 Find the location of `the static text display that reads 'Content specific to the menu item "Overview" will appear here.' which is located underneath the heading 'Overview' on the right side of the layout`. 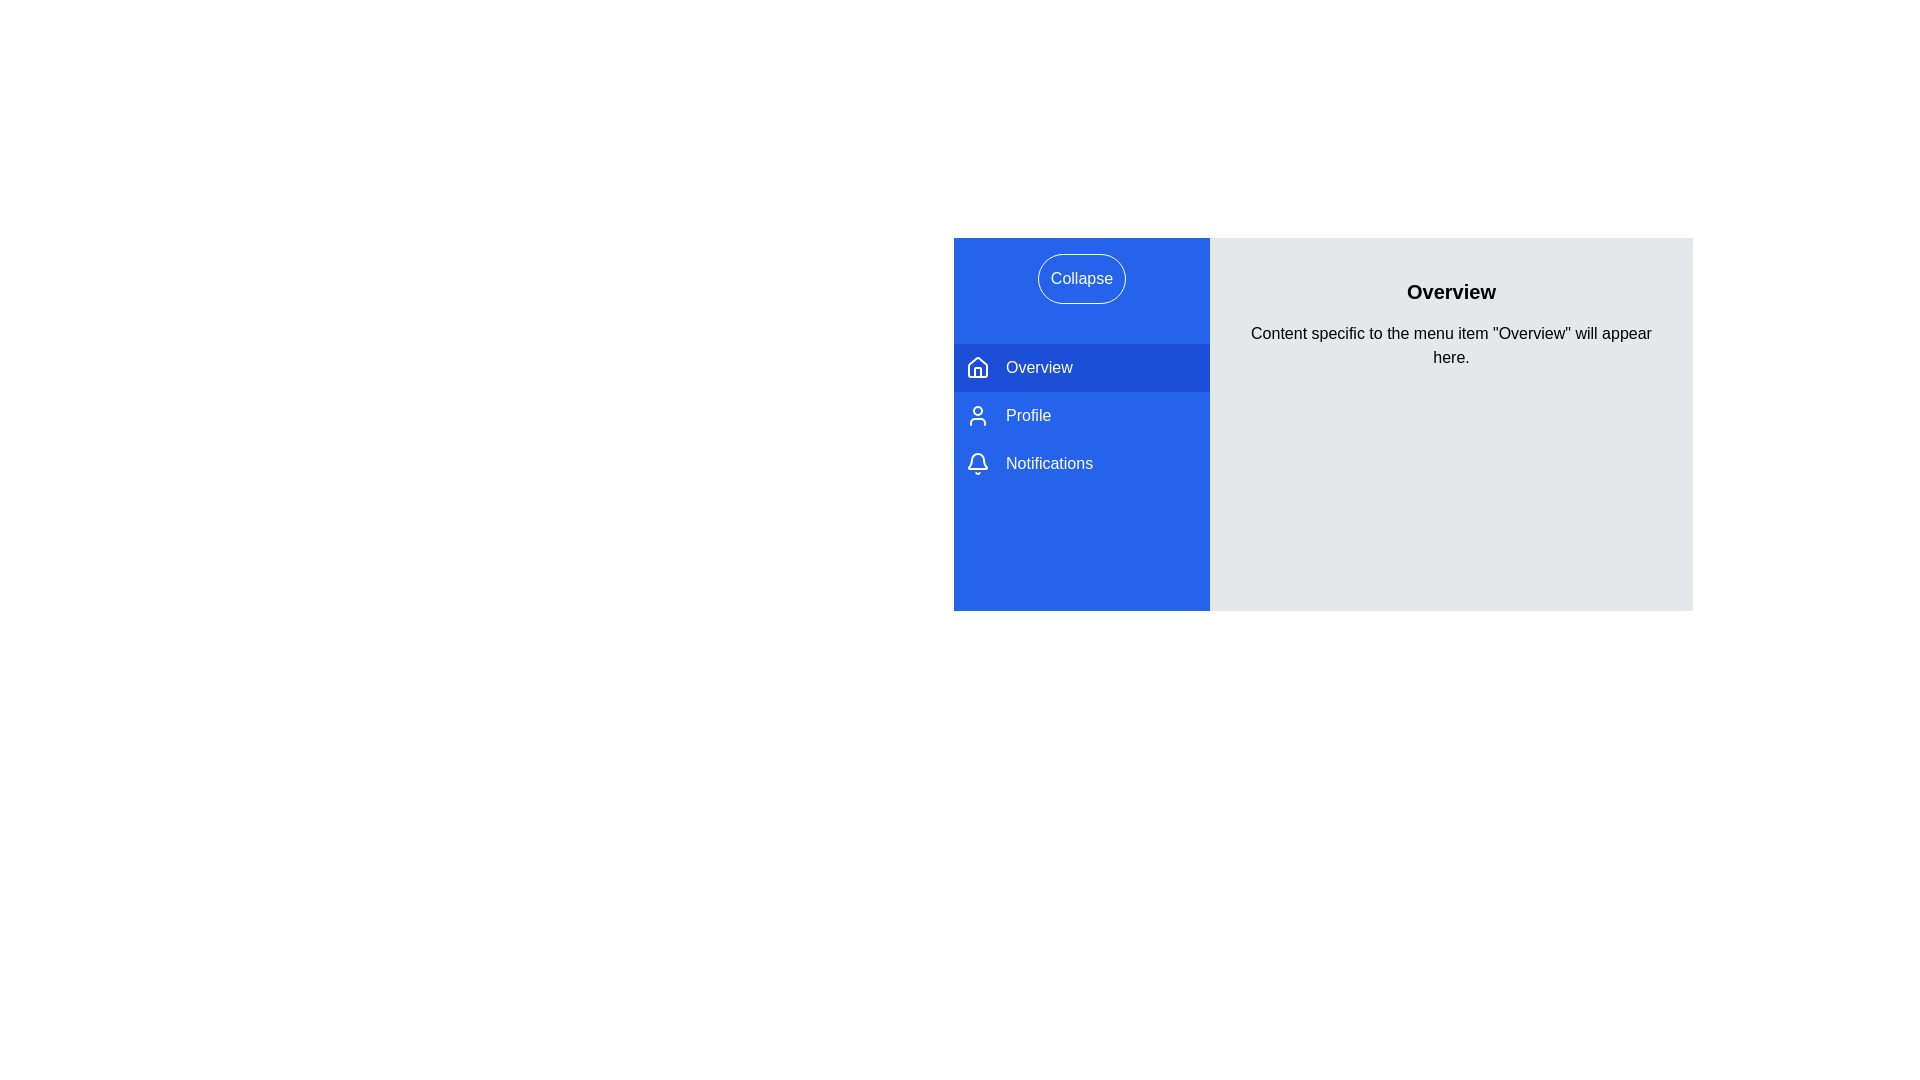

the static text display that reads 'Content specific to the menu item "Overview" will appear here.' which is located underneath the heading 'Overview' on the right side of the layout is located at coordinates (1451, 345).